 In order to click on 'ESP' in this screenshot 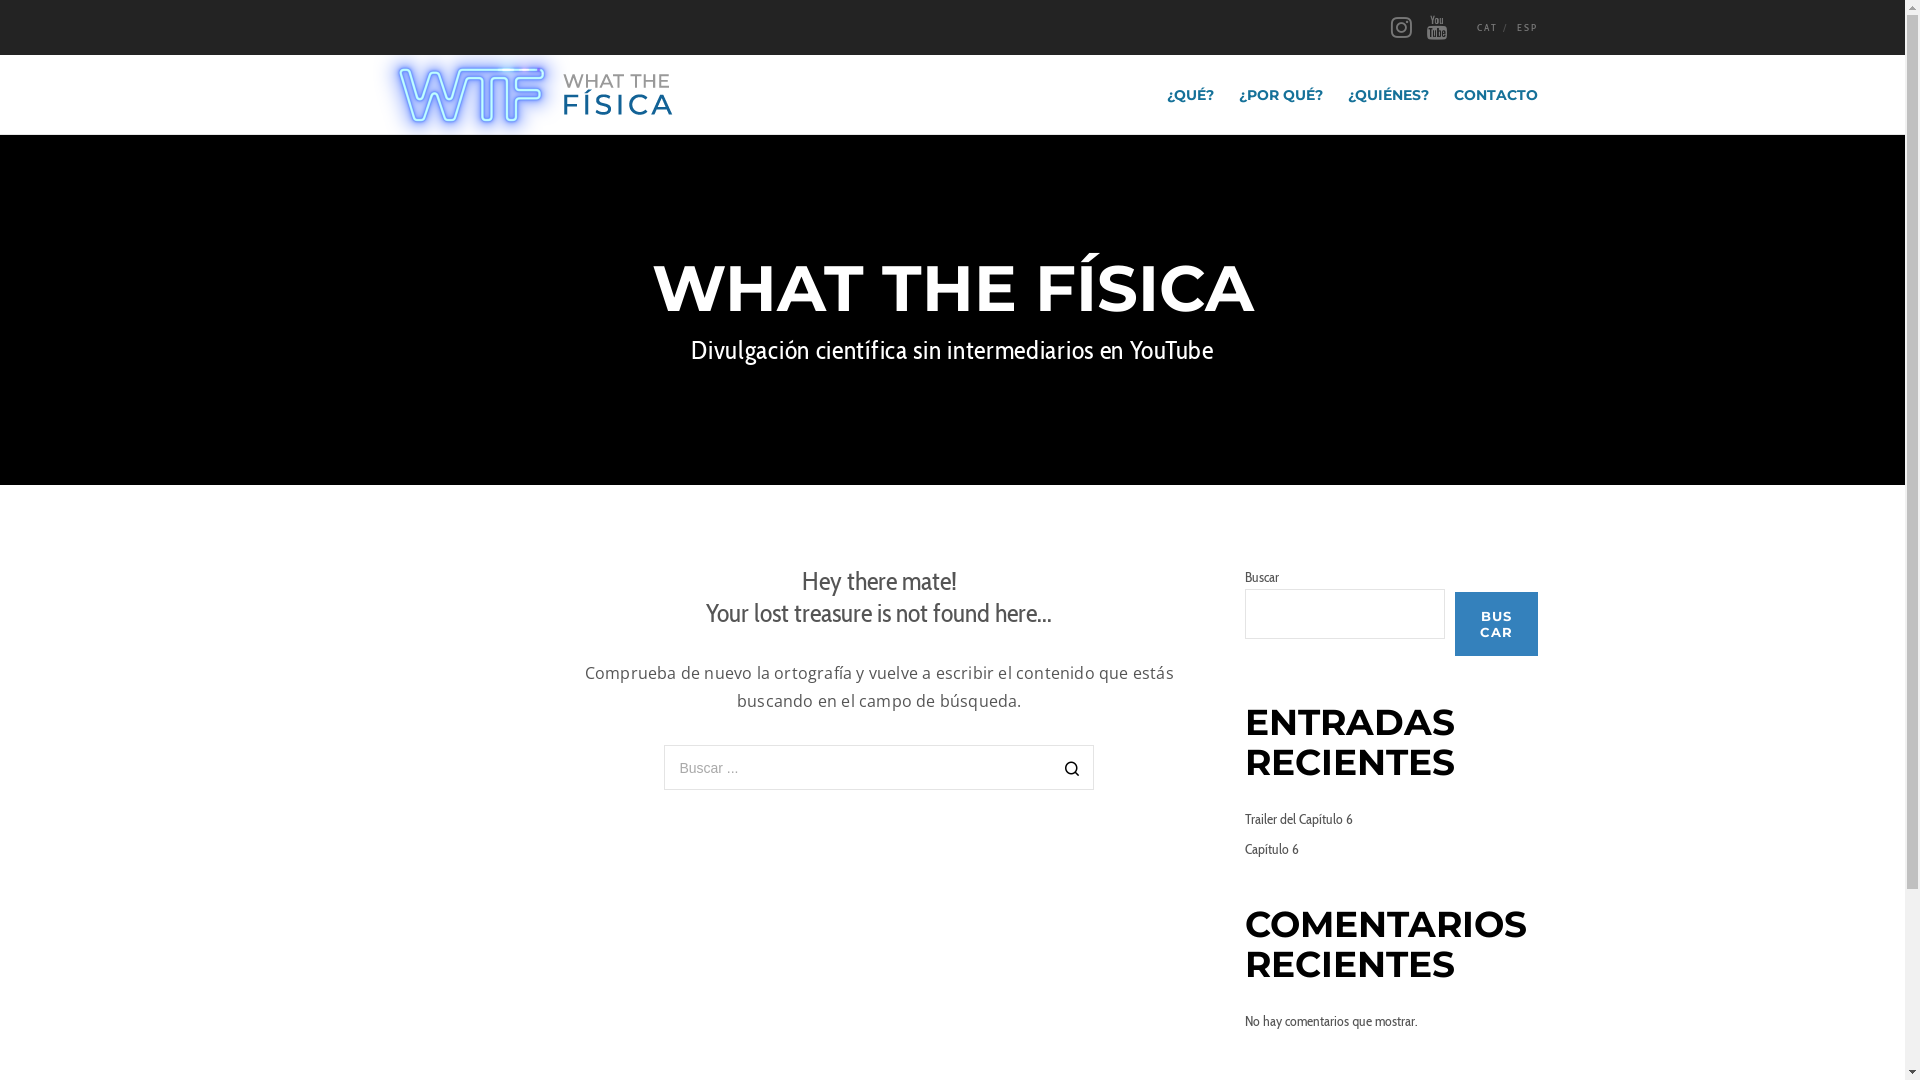, I will do `click(1525, 27)`.